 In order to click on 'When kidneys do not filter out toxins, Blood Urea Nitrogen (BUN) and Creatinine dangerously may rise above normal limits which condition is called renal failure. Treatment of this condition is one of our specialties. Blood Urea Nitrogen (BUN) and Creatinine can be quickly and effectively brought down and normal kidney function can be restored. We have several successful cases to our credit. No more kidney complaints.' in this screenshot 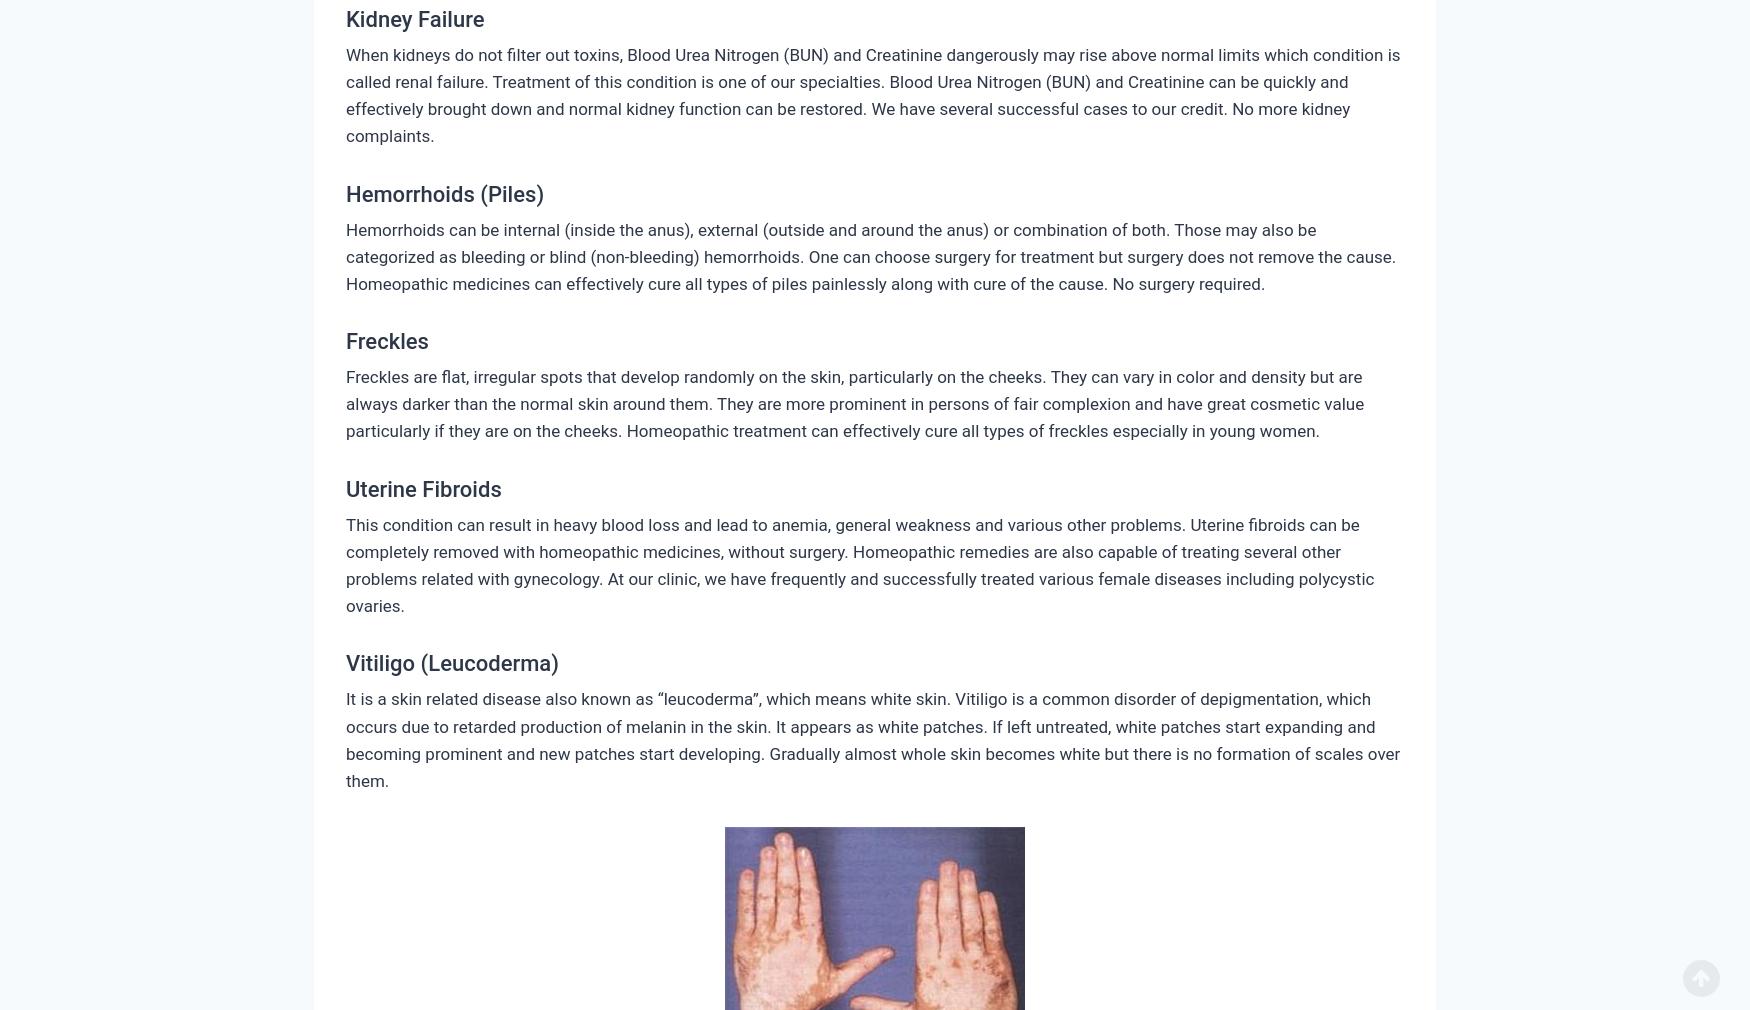, I will do `click(873, 94)`.